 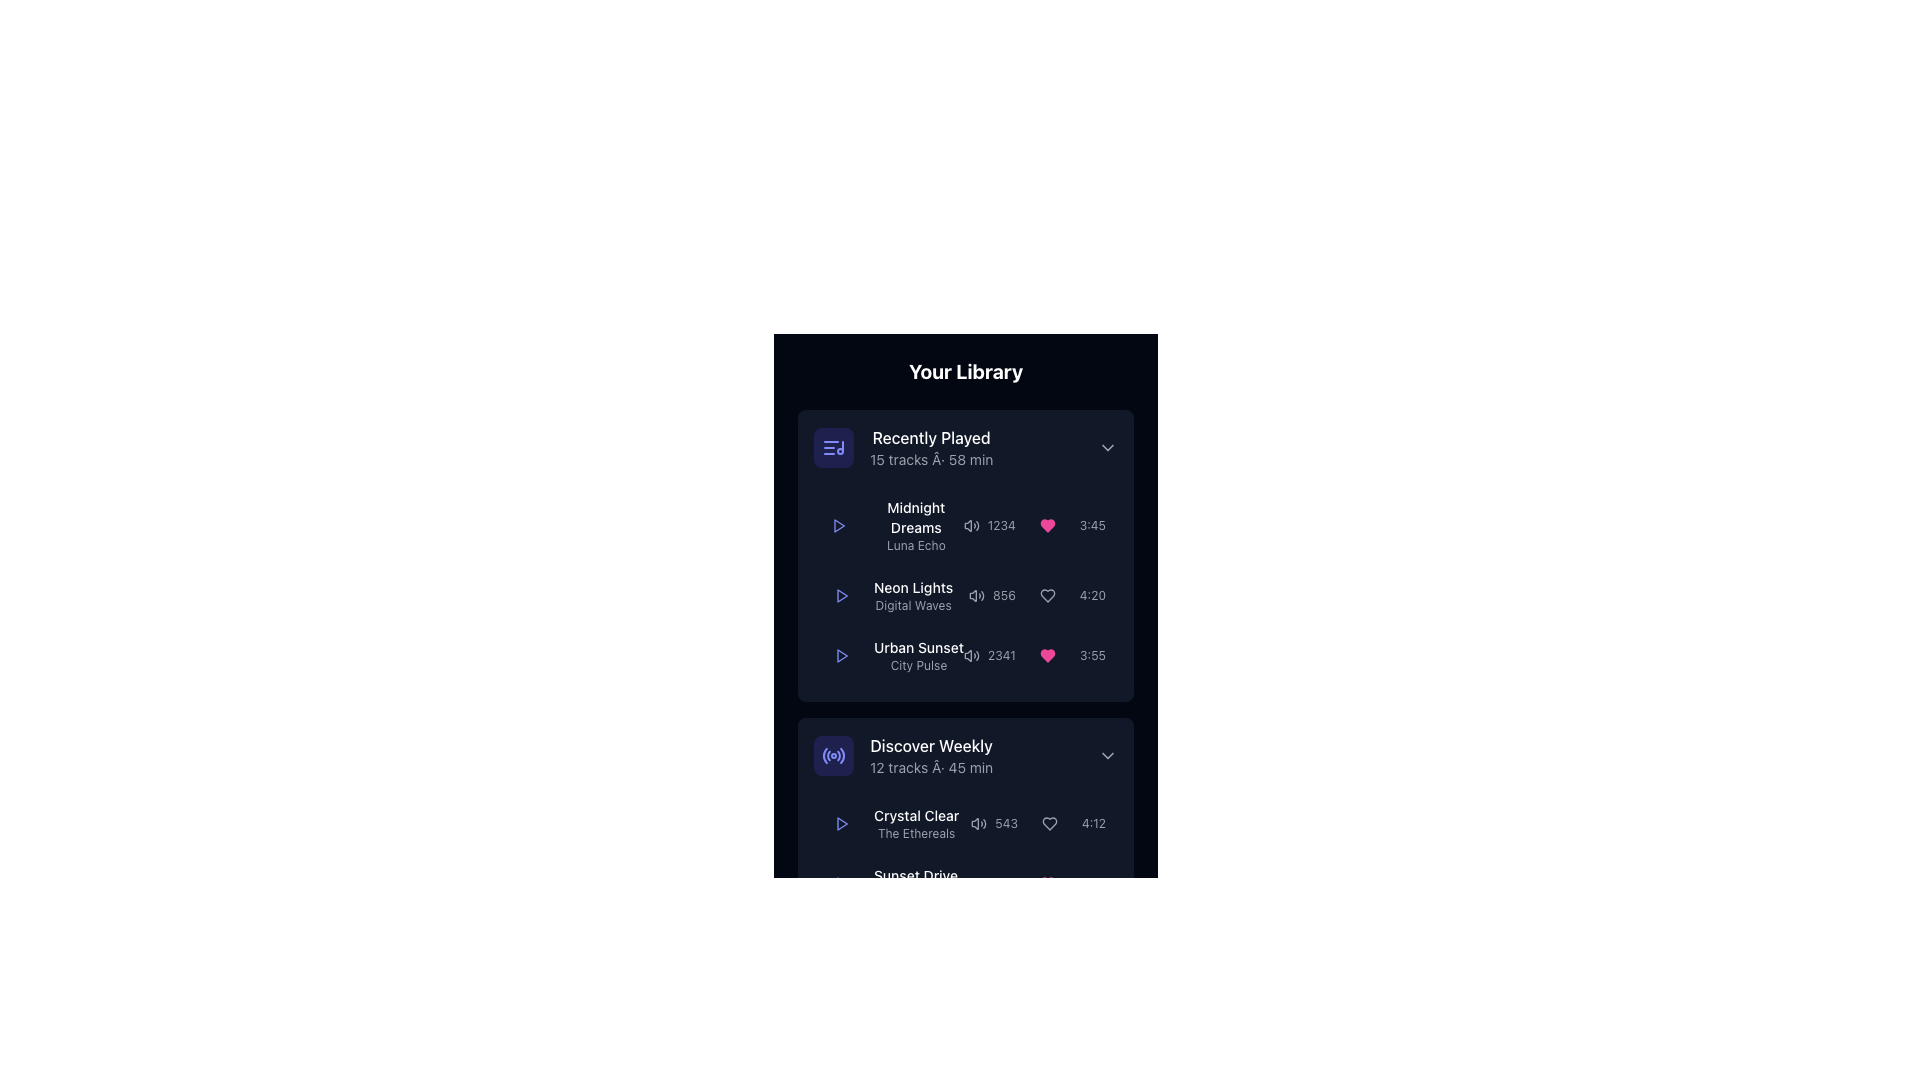 I want to click on the Chevron Right icon located at the far right of the Recently Played card header, so click(x=1107, y=446).